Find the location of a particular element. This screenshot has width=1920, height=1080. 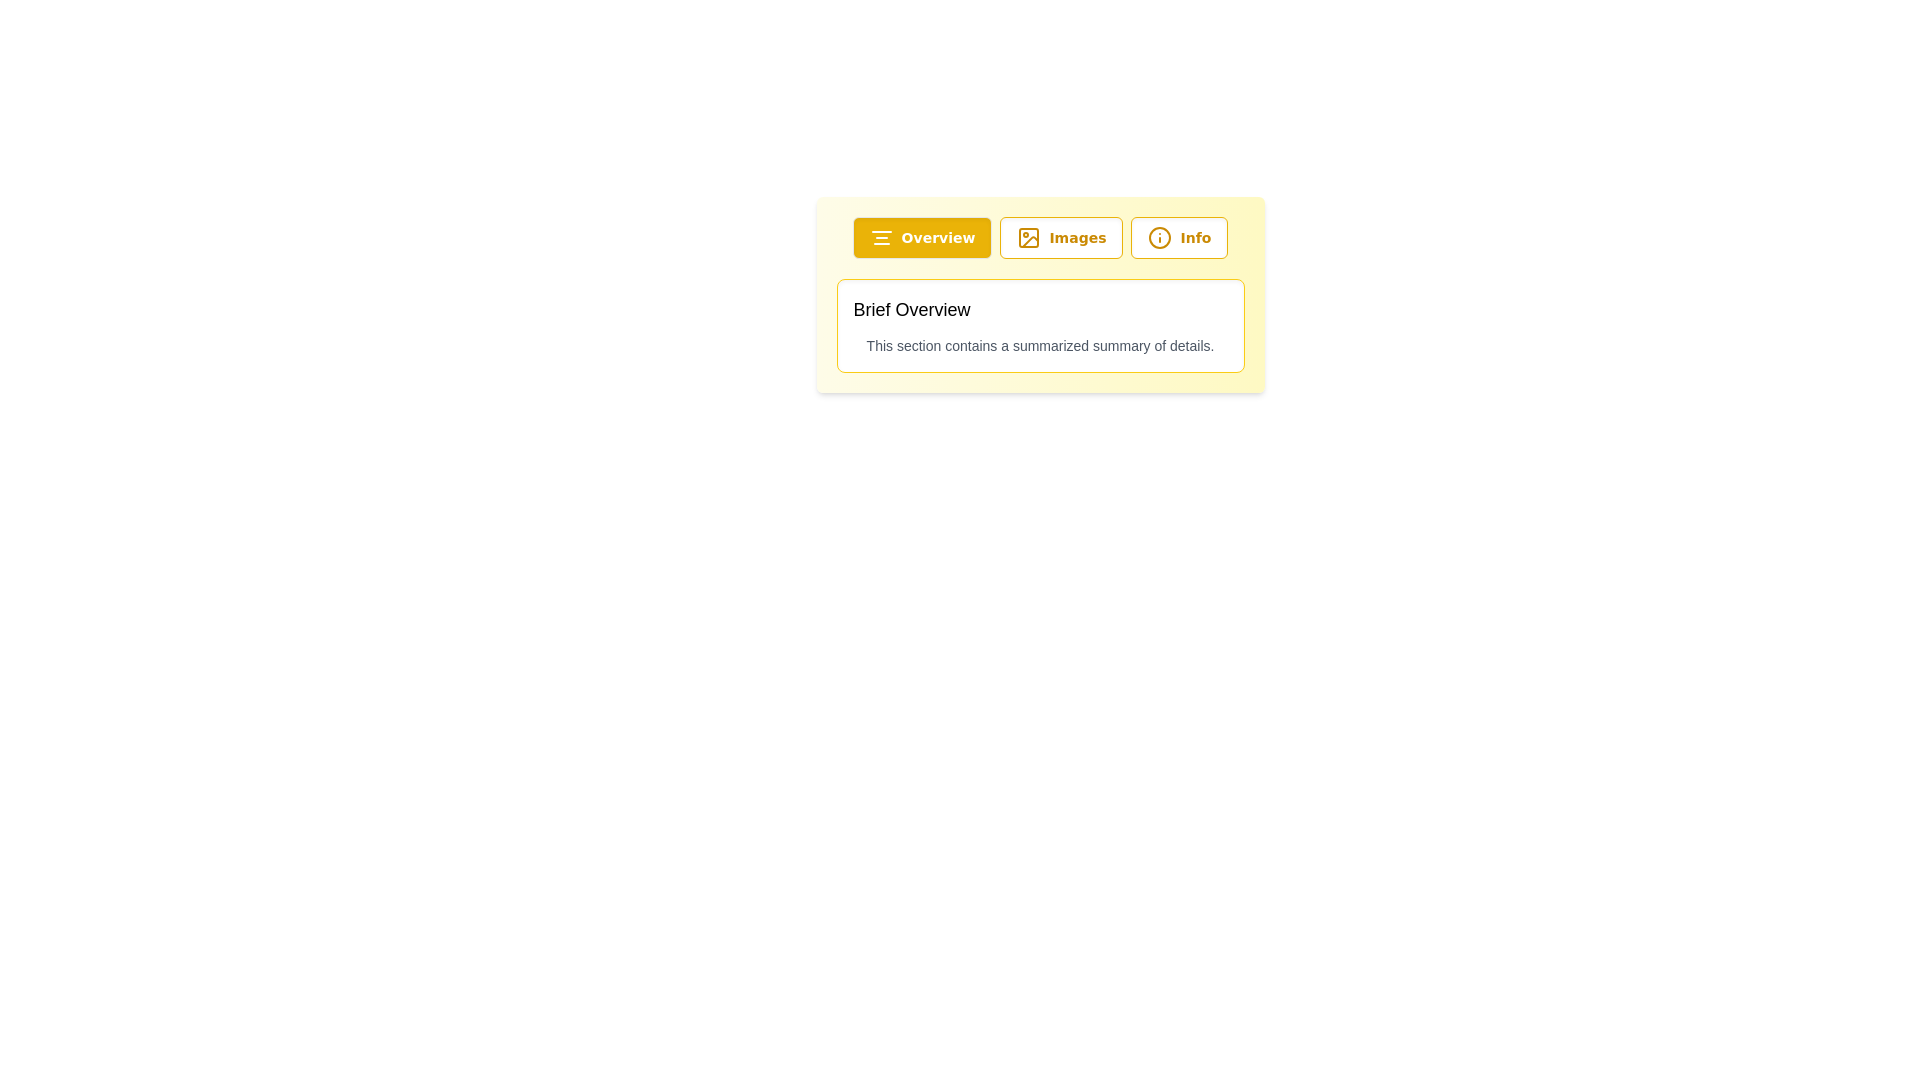

the decorative circle within the 'Info' button, which serves as an icon in the button's interface is located at coordinates (1160, 237).